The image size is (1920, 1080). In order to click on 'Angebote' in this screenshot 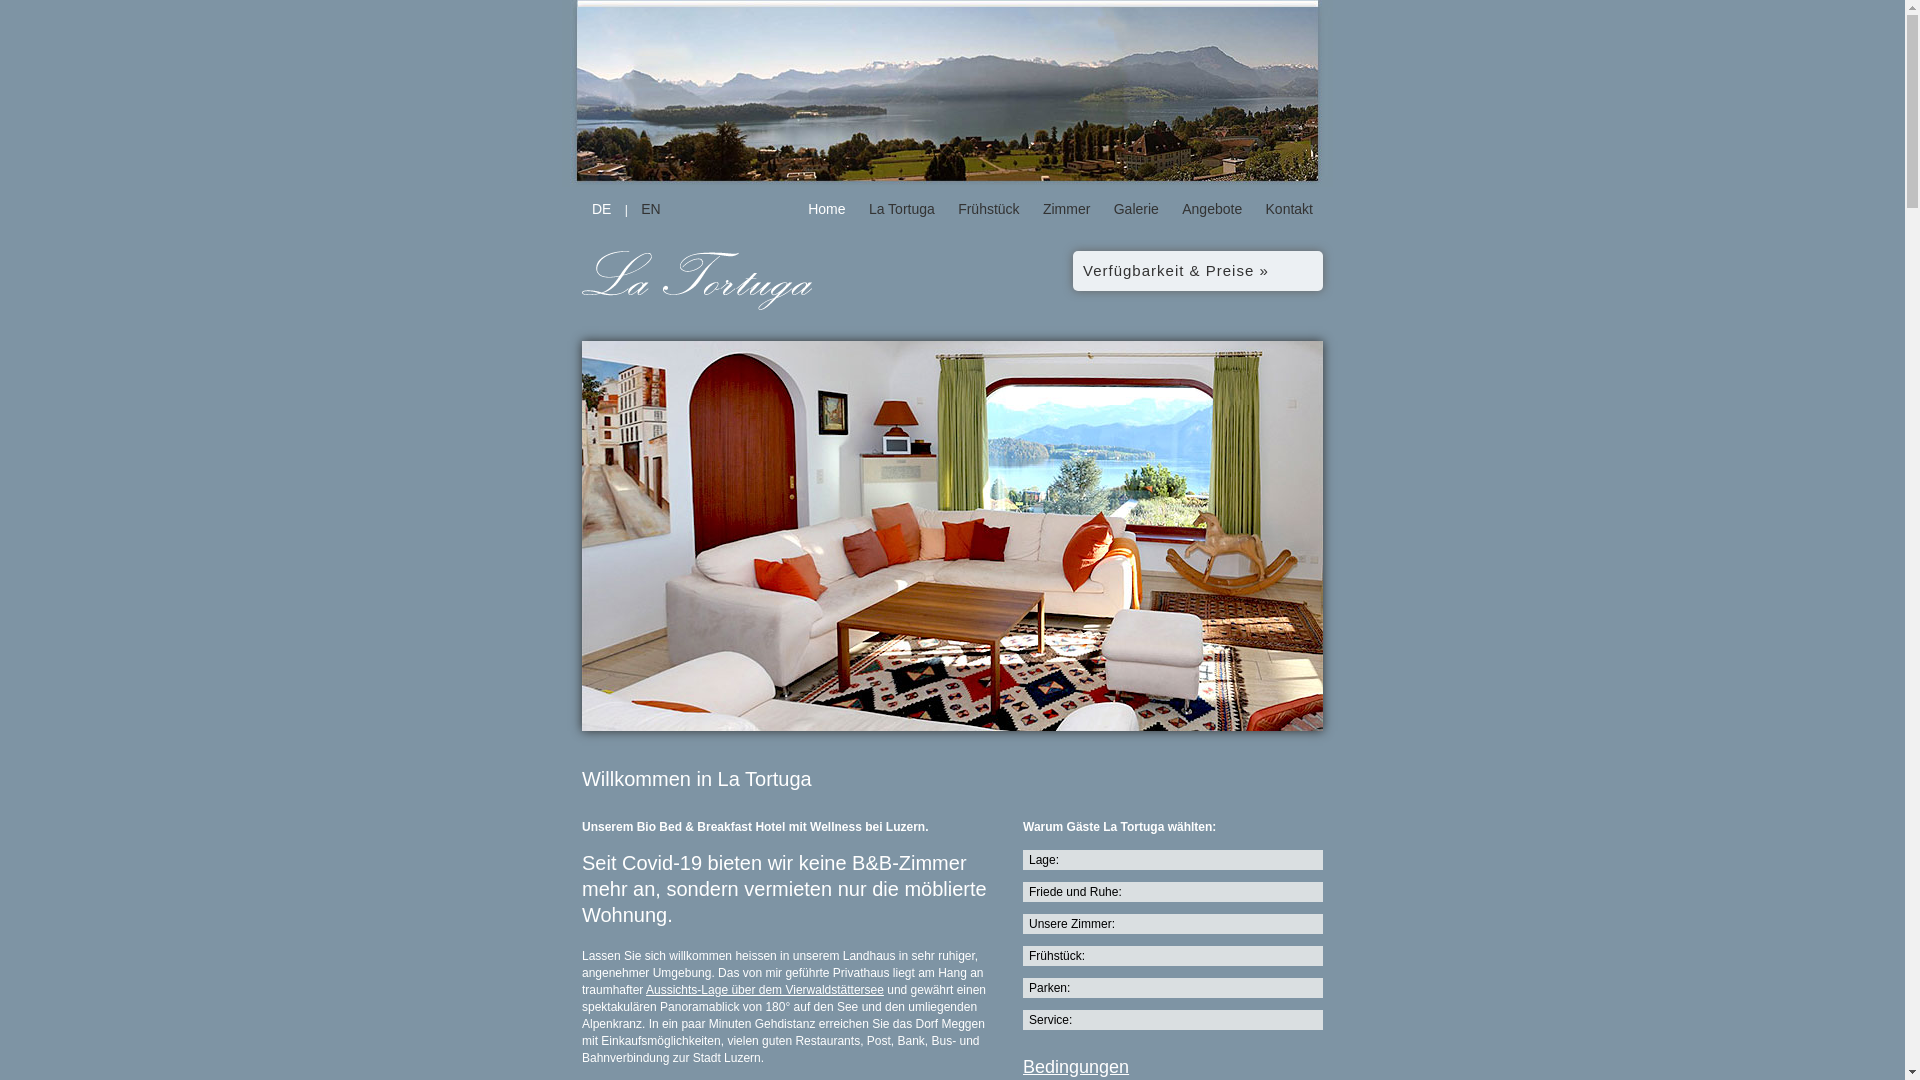, I will do `click(1210, 208)`.